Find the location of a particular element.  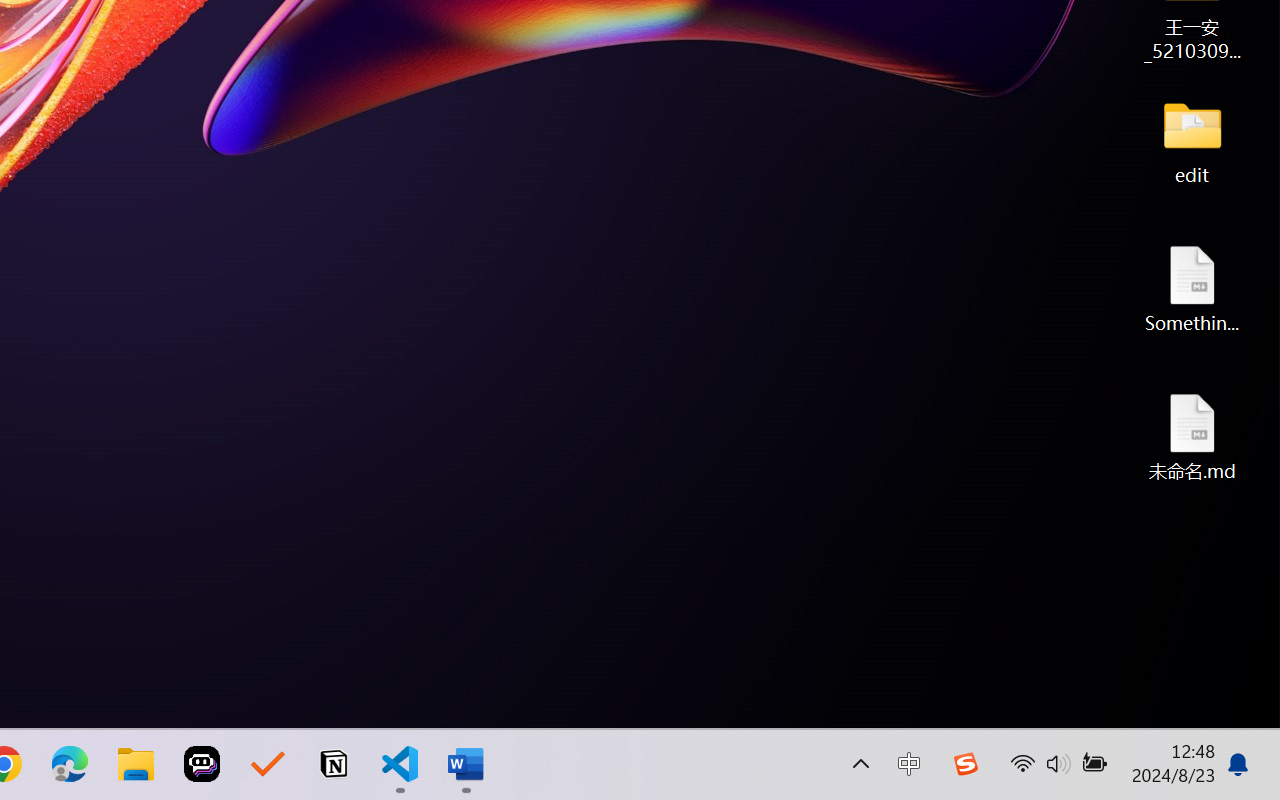

'edit' is located at coordinates (1192, 140).